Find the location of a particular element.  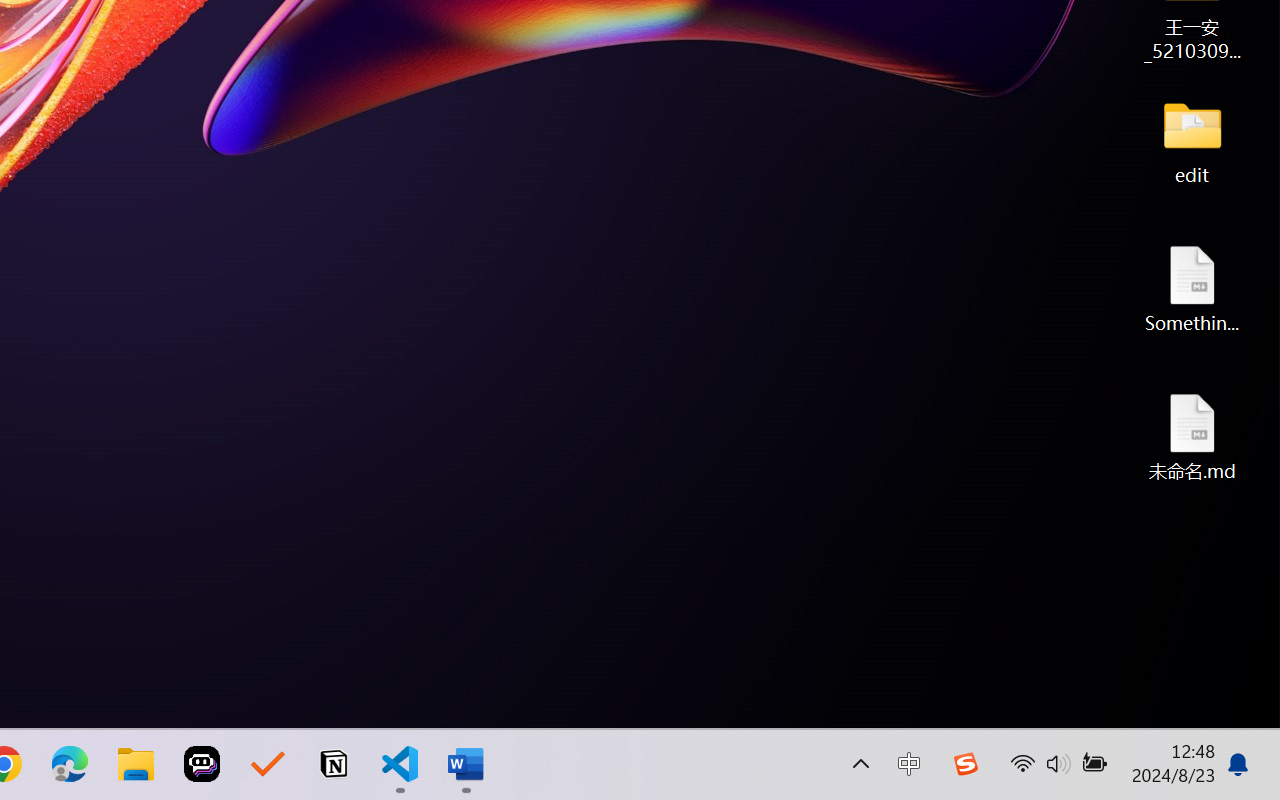

'edit' is located at coordinates (1192, 140).